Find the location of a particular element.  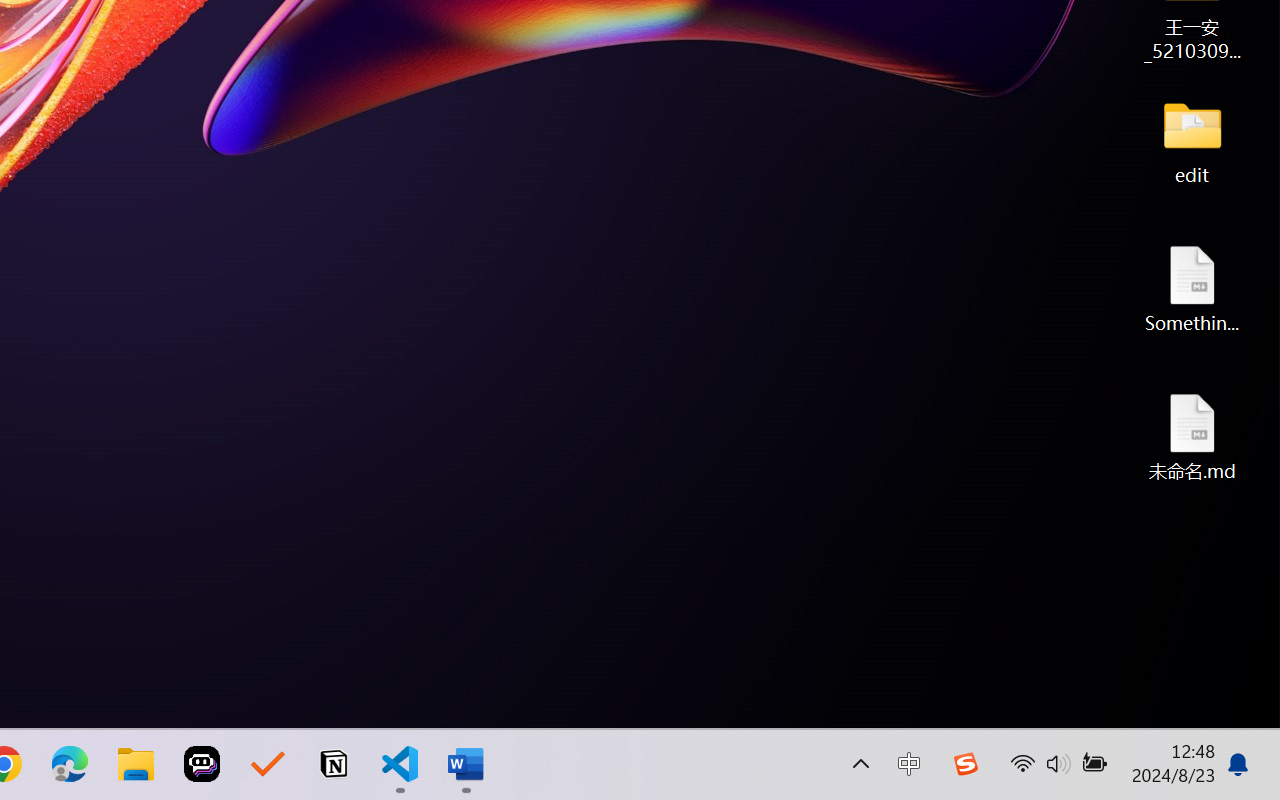

'edit' is located at coordinates (1192, 140).